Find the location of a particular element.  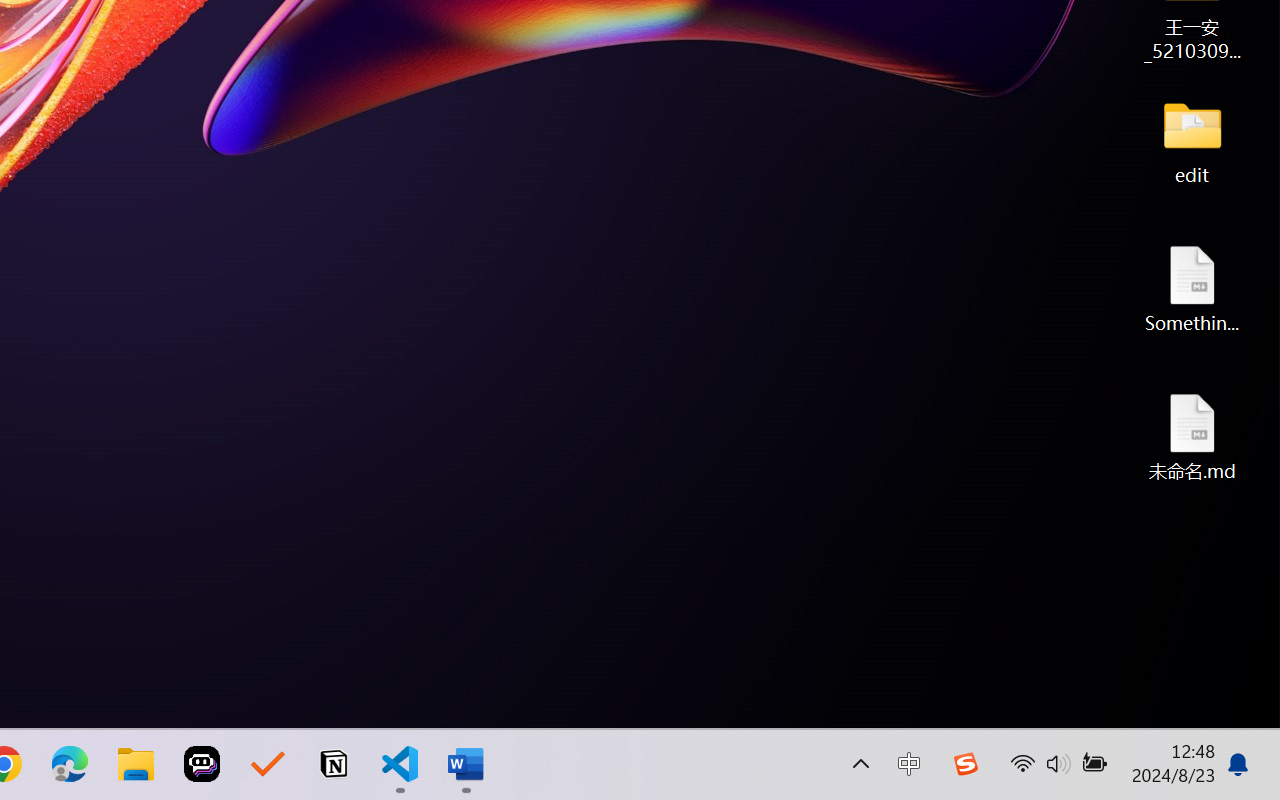

'edit' is located at coordinates (1192, 140).